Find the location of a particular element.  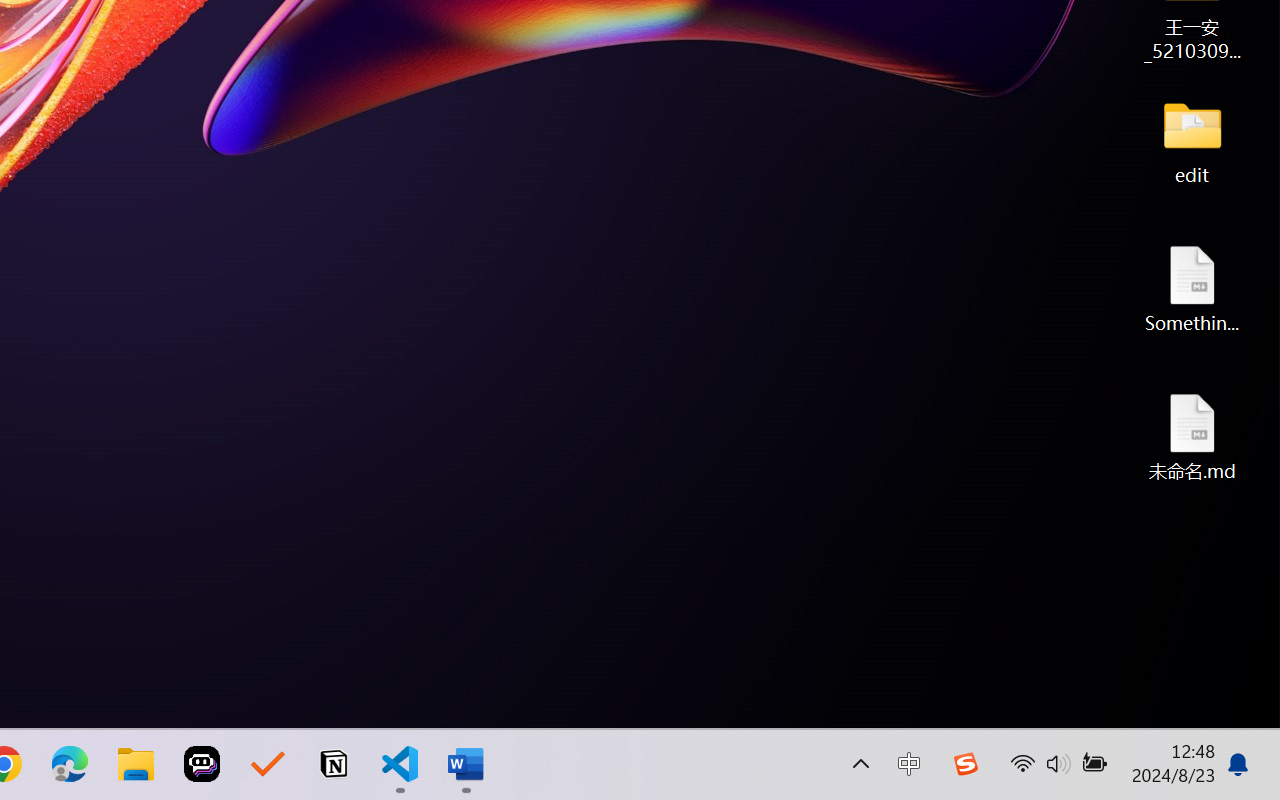

'edit' is located at coordinates (1192, 140).